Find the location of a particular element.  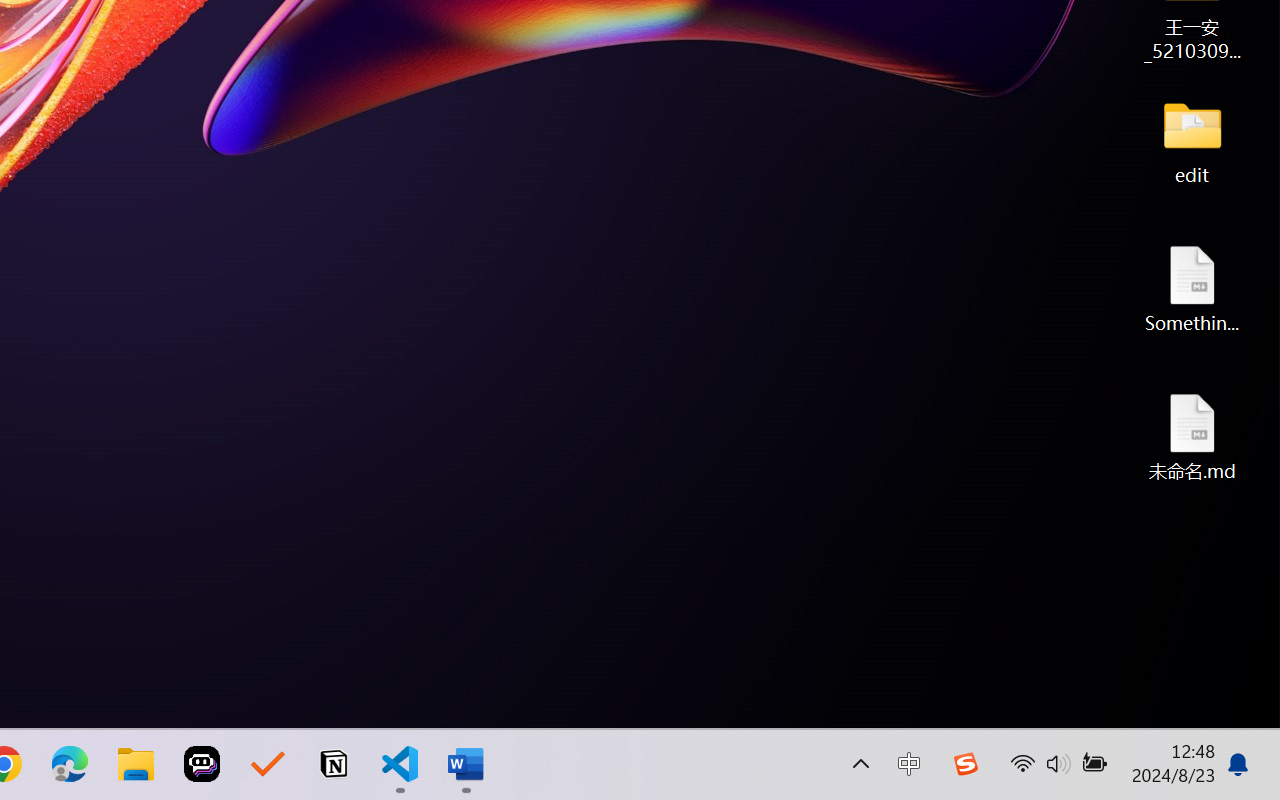

'edit' is located at coordinates (1192, 140).